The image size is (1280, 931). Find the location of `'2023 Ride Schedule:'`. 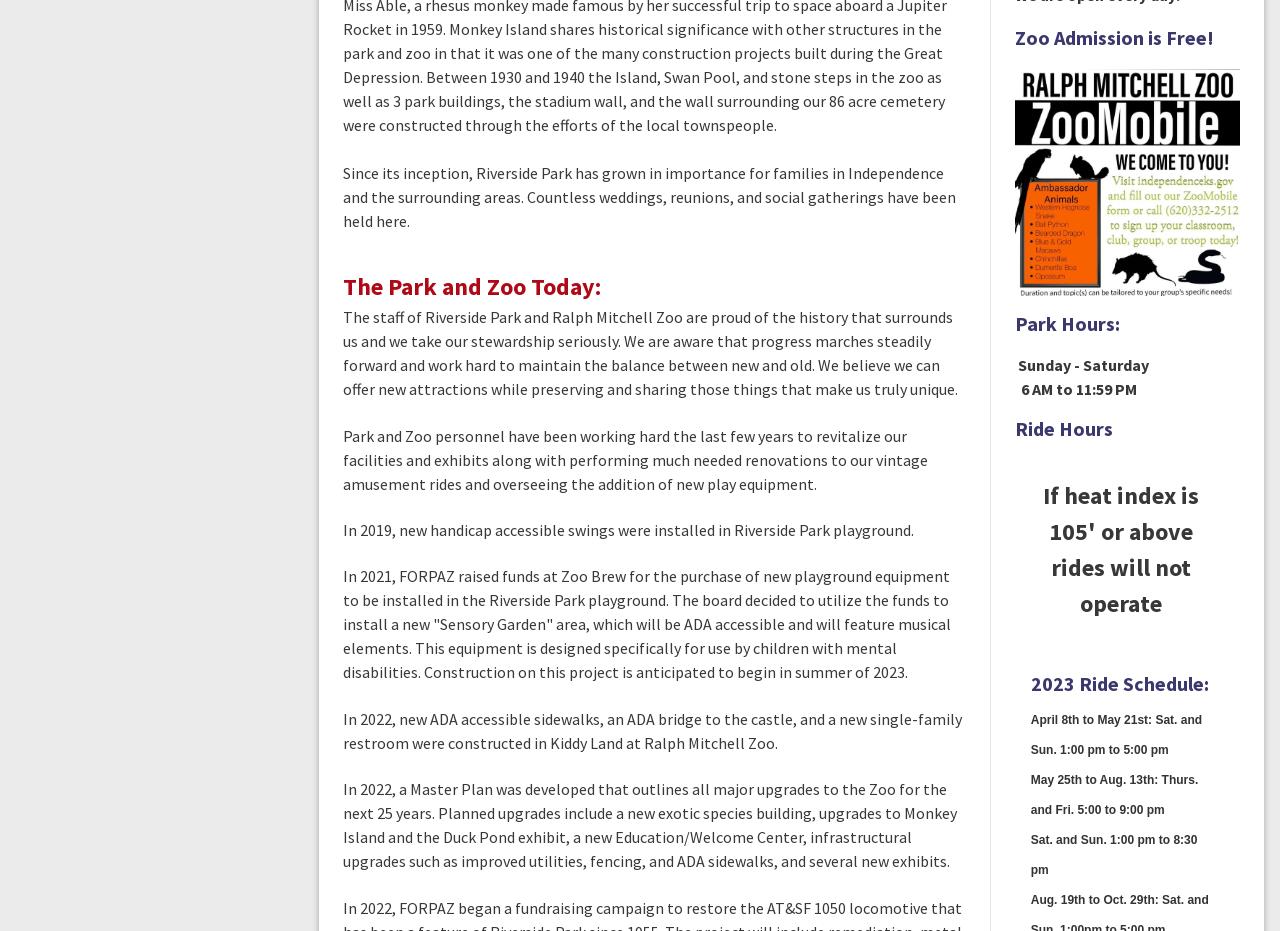

'2023 Ride Schedule:' is located at coordinates (1117, 682).